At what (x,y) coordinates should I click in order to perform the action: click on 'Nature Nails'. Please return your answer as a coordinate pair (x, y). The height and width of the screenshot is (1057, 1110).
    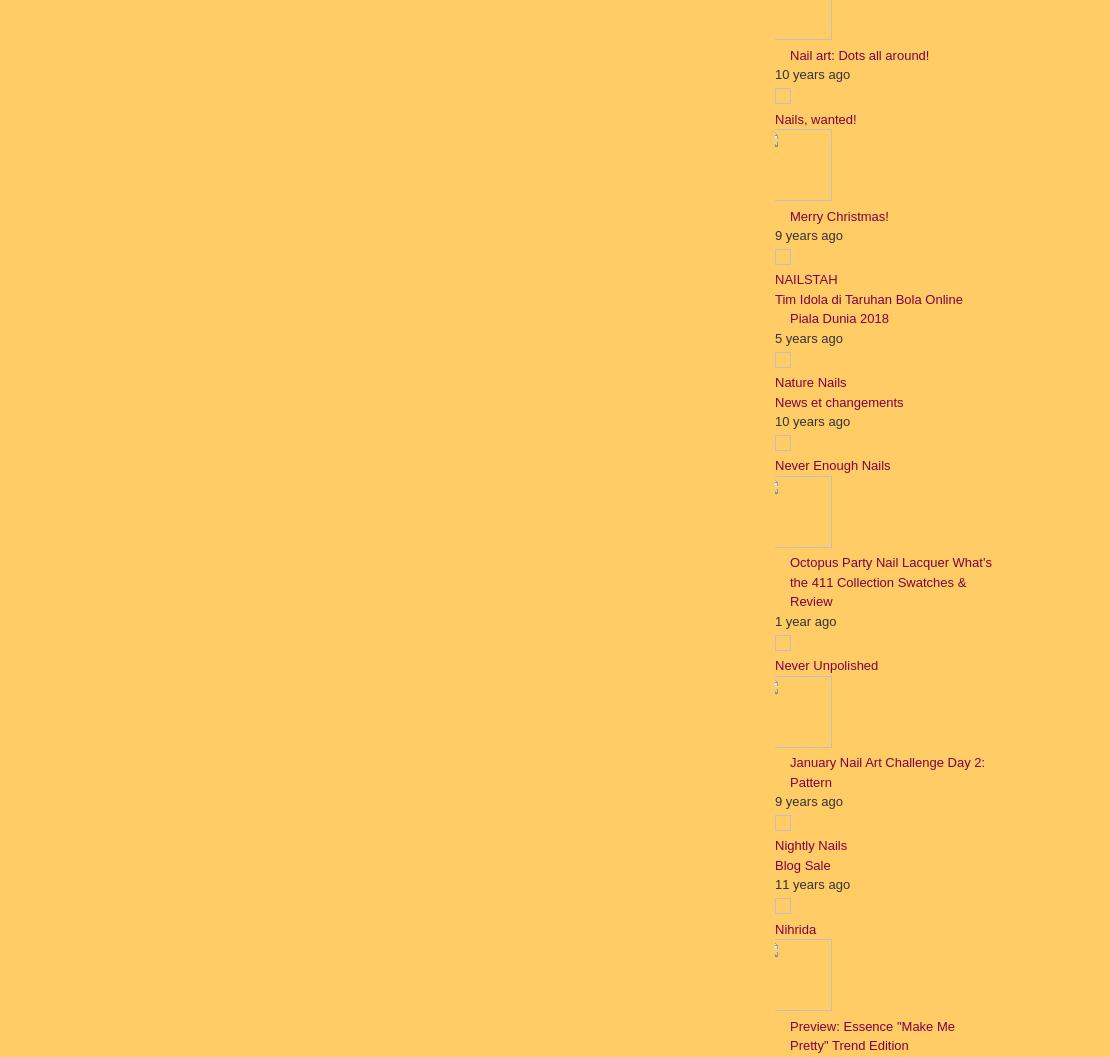
    Looking at the image, I should click on (810, 381).